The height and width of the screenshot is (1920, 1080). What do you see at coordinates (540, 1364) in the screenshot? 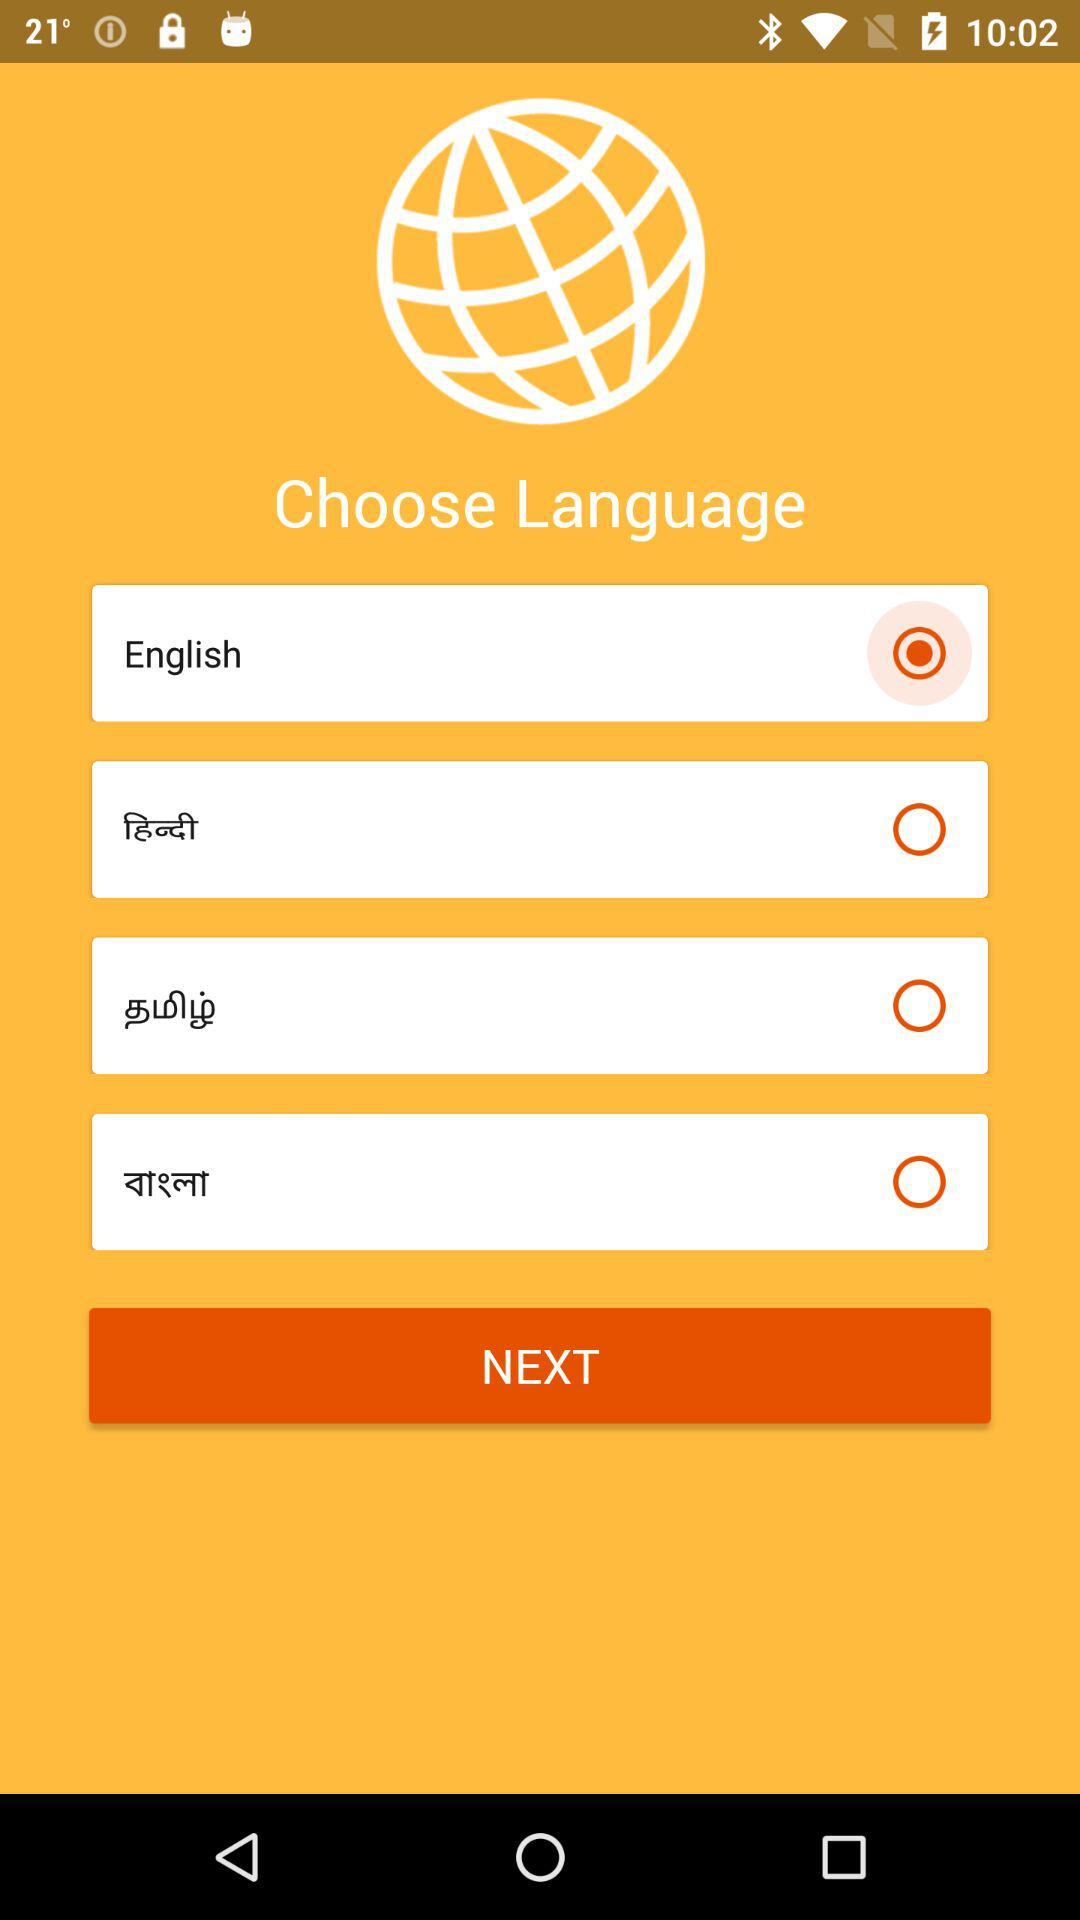
I see `the next` at bounding box center [540, 1364].